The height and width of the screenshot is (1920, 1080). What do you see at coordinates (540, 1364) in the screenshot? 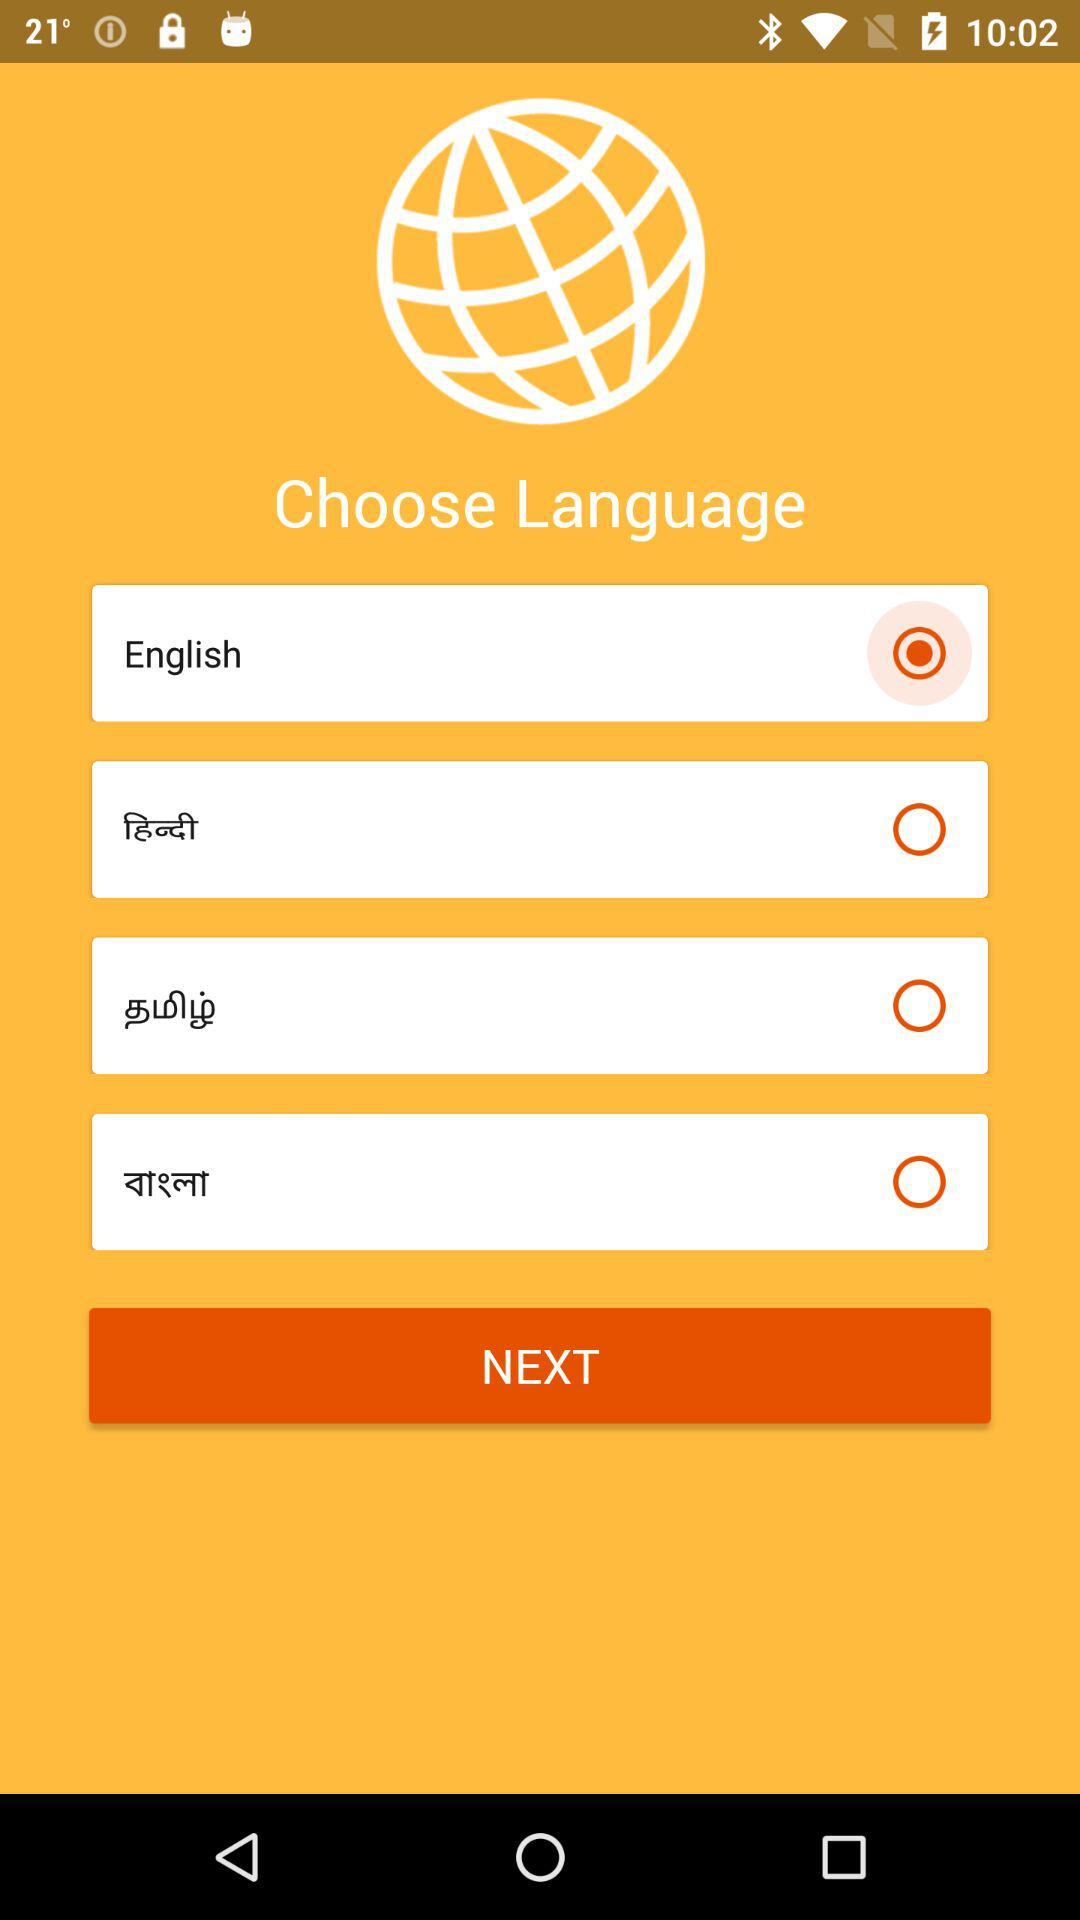
I see `the next` at bounding box center [540, 1364].